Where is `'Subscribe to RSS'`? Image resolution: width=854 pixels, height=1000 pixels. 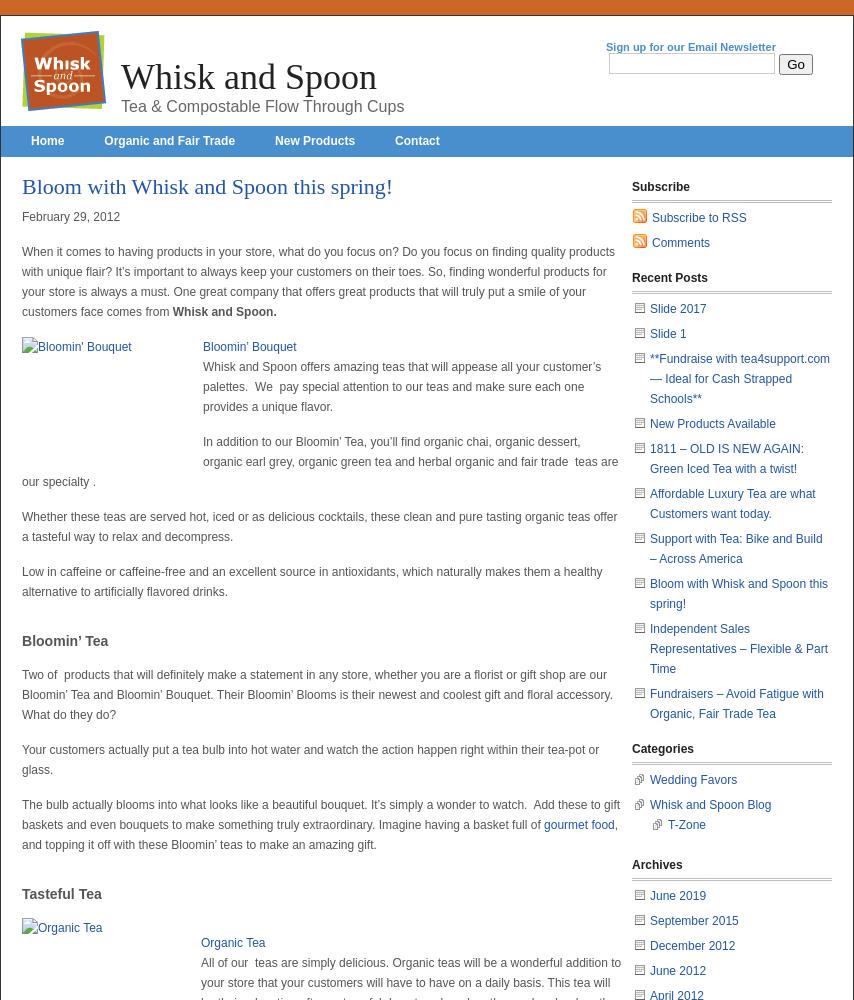 'Subscribe to RSS' is located at coordinates (652, 217).